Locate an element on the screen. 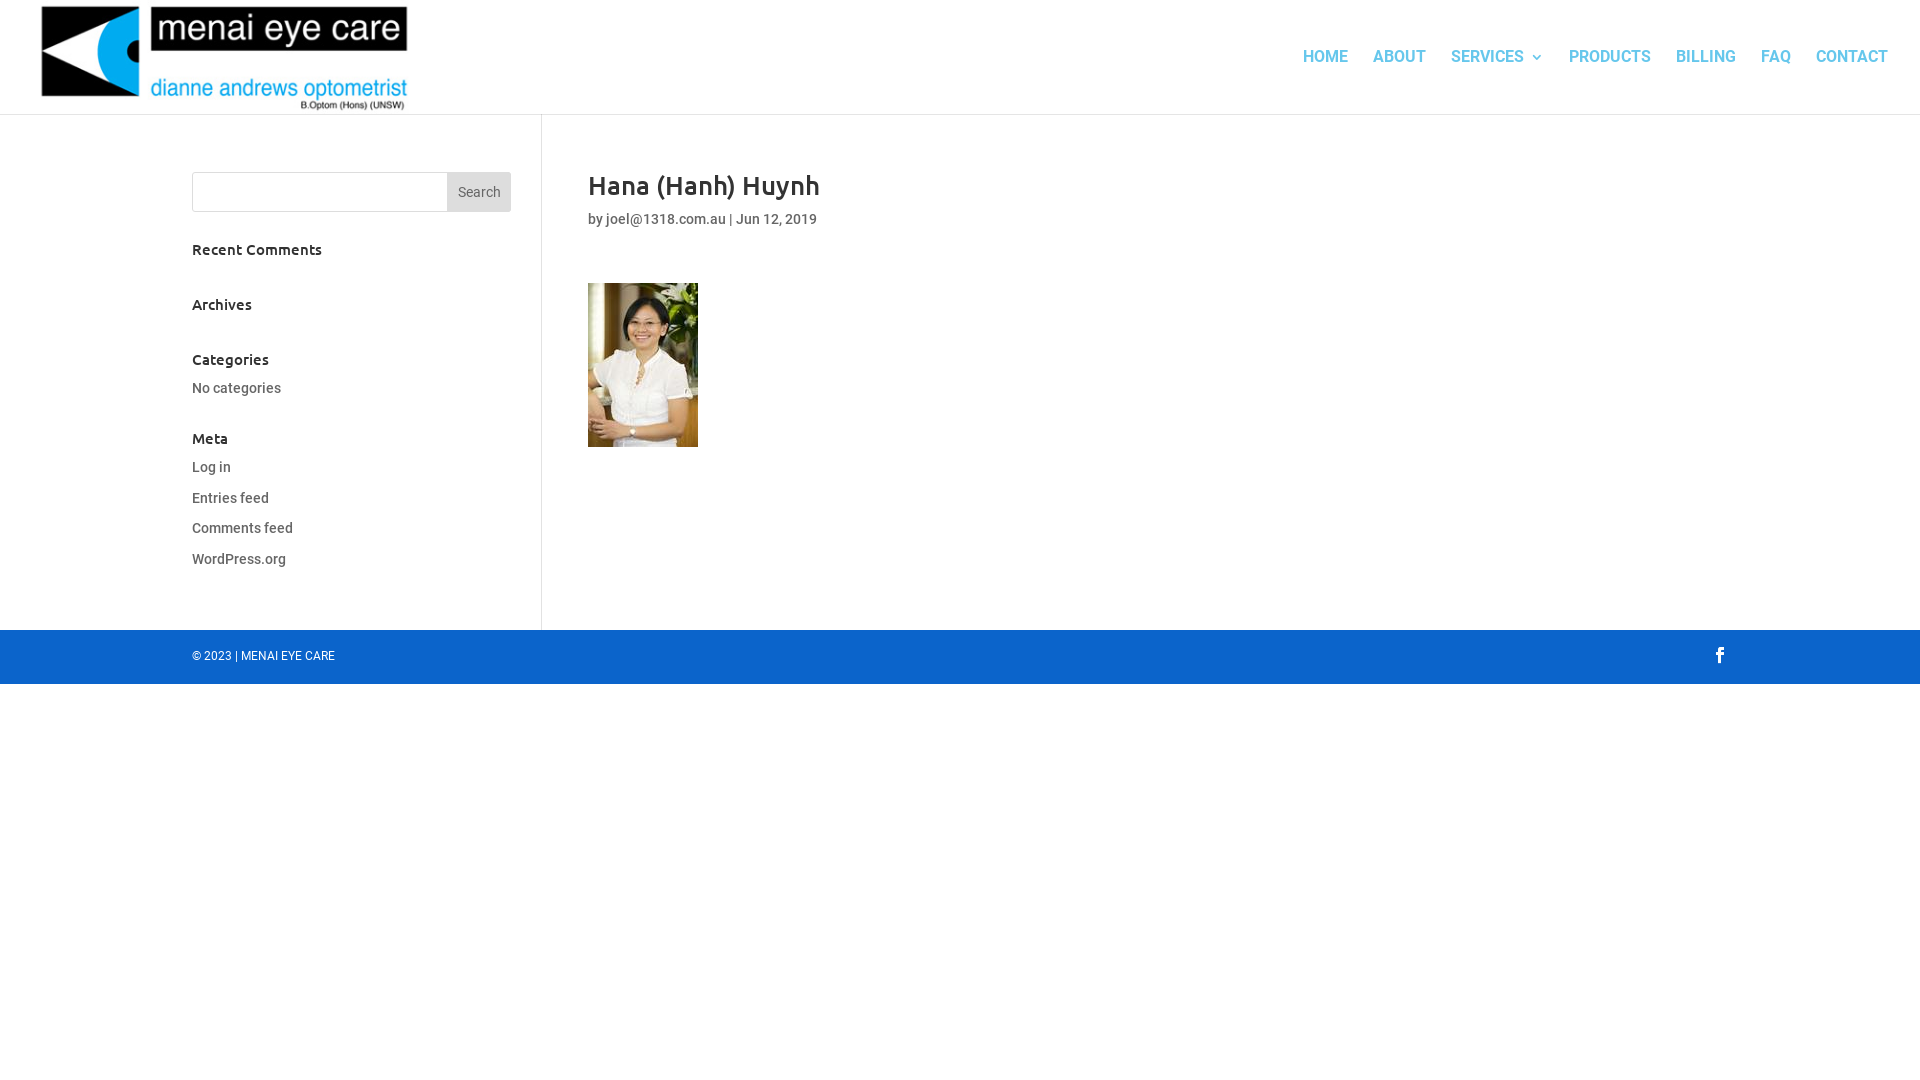 The height and width of the screenshot is (1080, 1920). 'Comments feed' is located at coordinates (241, 527).